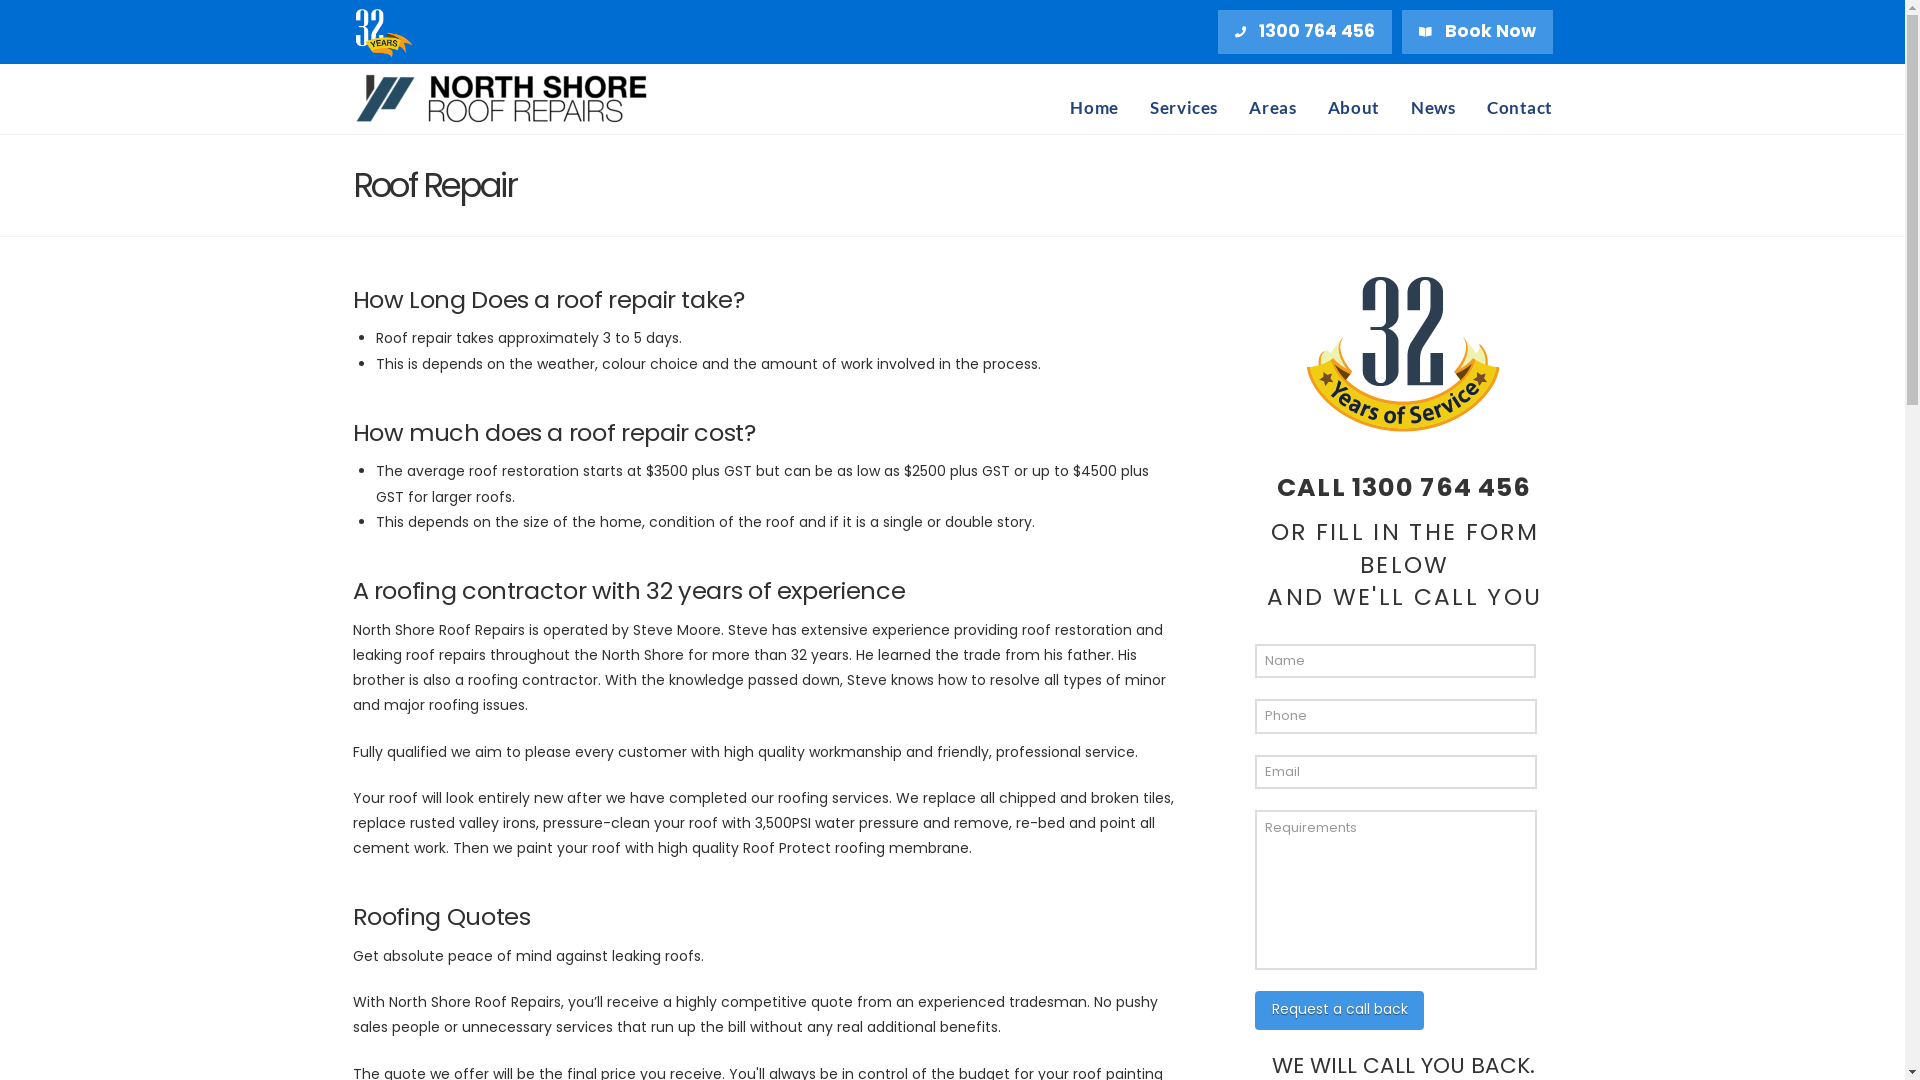 The width and height of the screenshot is (1920, 1080). I want to click on '1300 764 456', so click(1305, 31).